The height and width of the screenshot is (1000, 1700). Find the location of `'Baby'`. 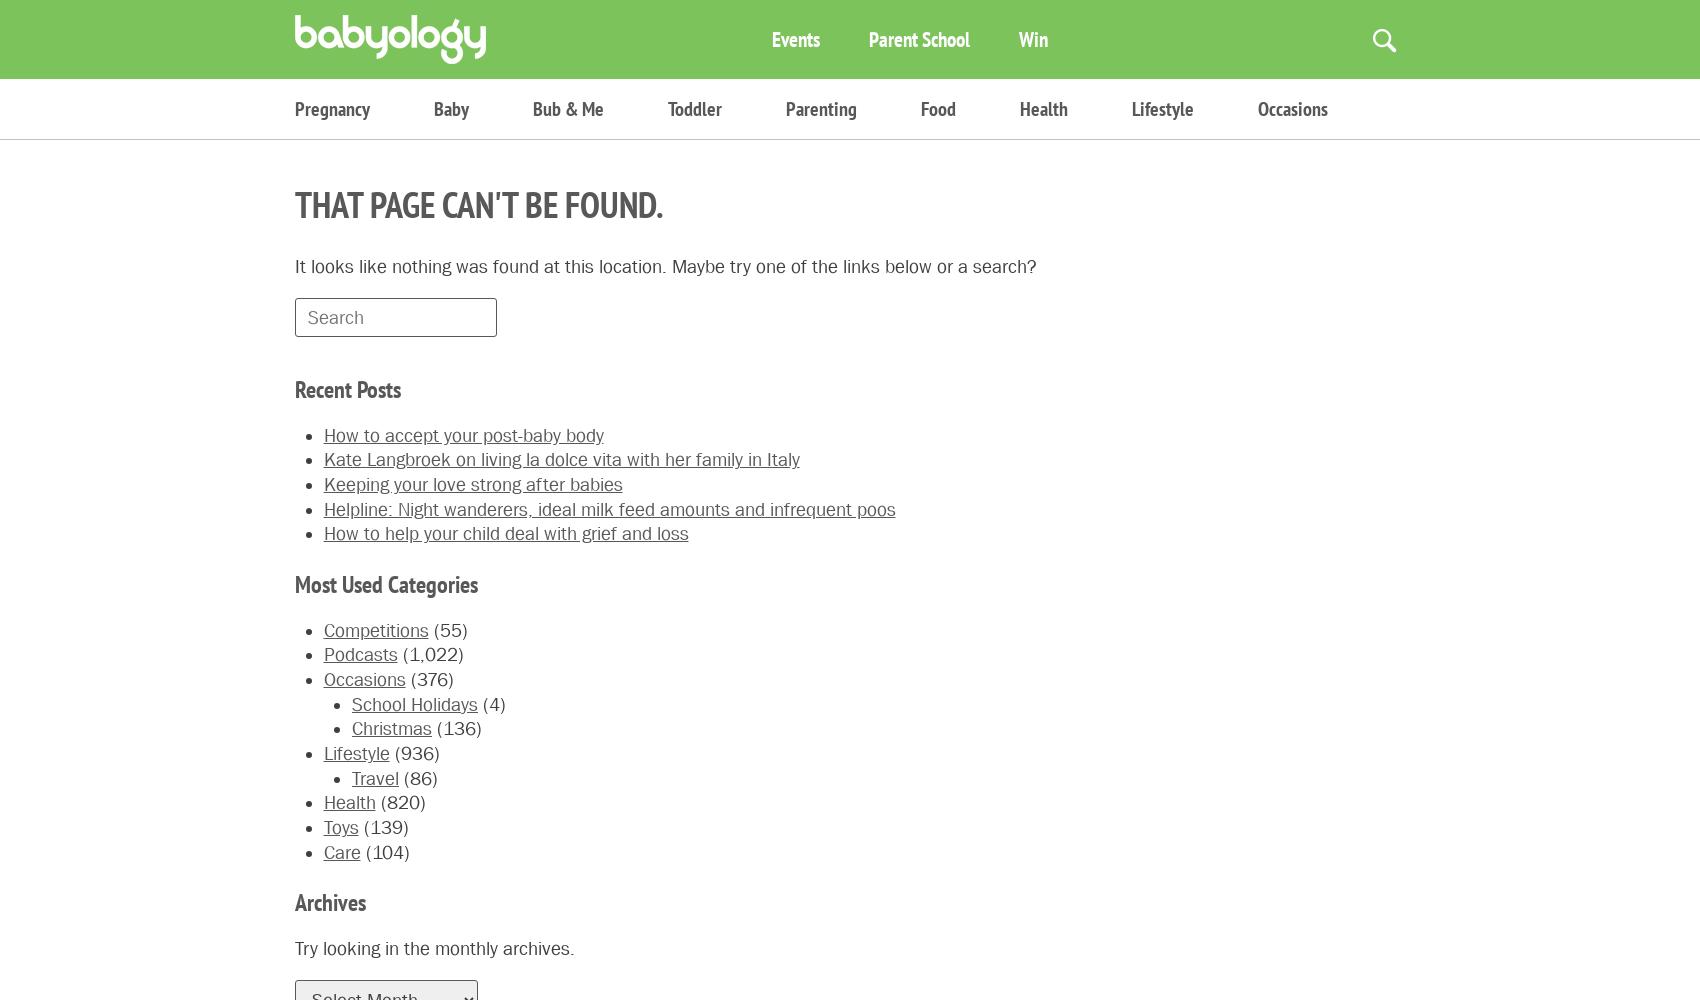

'Baby' is located at coordinates (451, 108).